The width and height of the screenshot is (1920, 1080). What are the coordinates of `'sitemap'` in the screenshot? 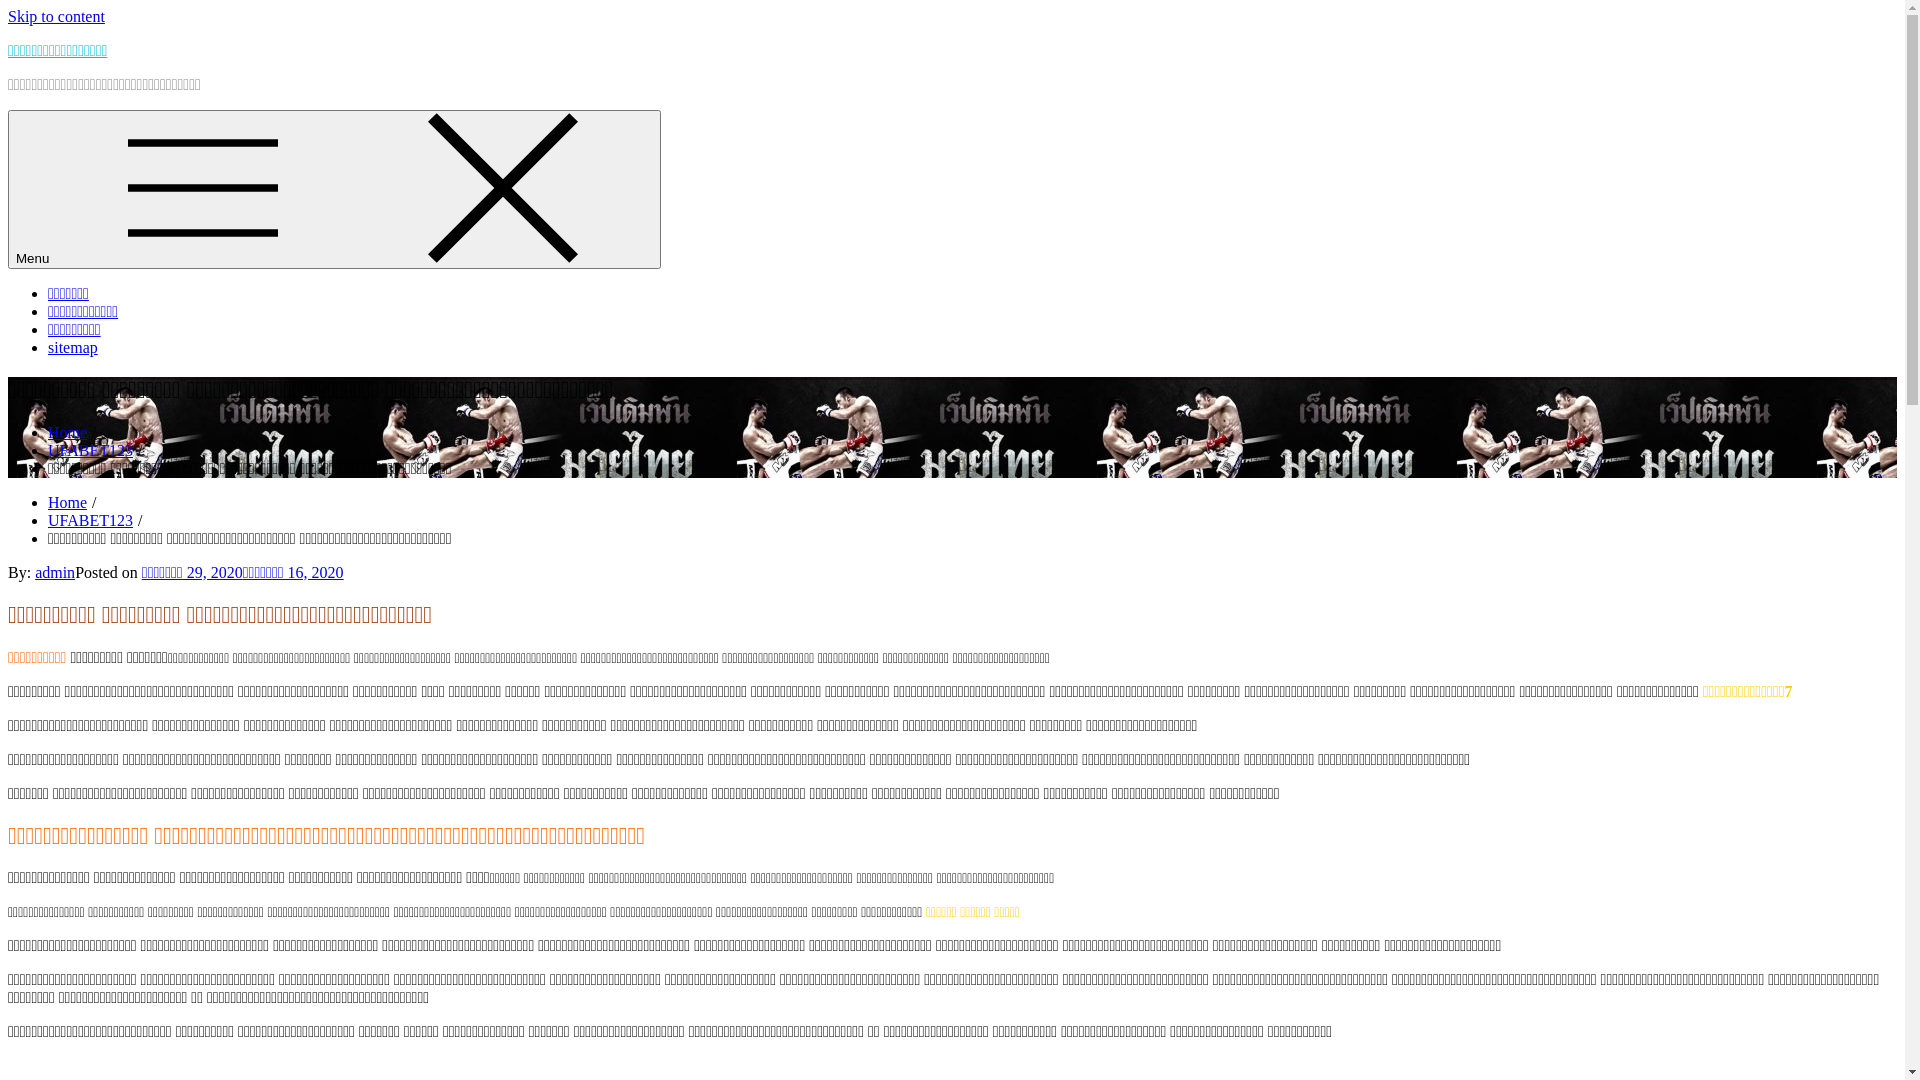 It's located at (48, 346).